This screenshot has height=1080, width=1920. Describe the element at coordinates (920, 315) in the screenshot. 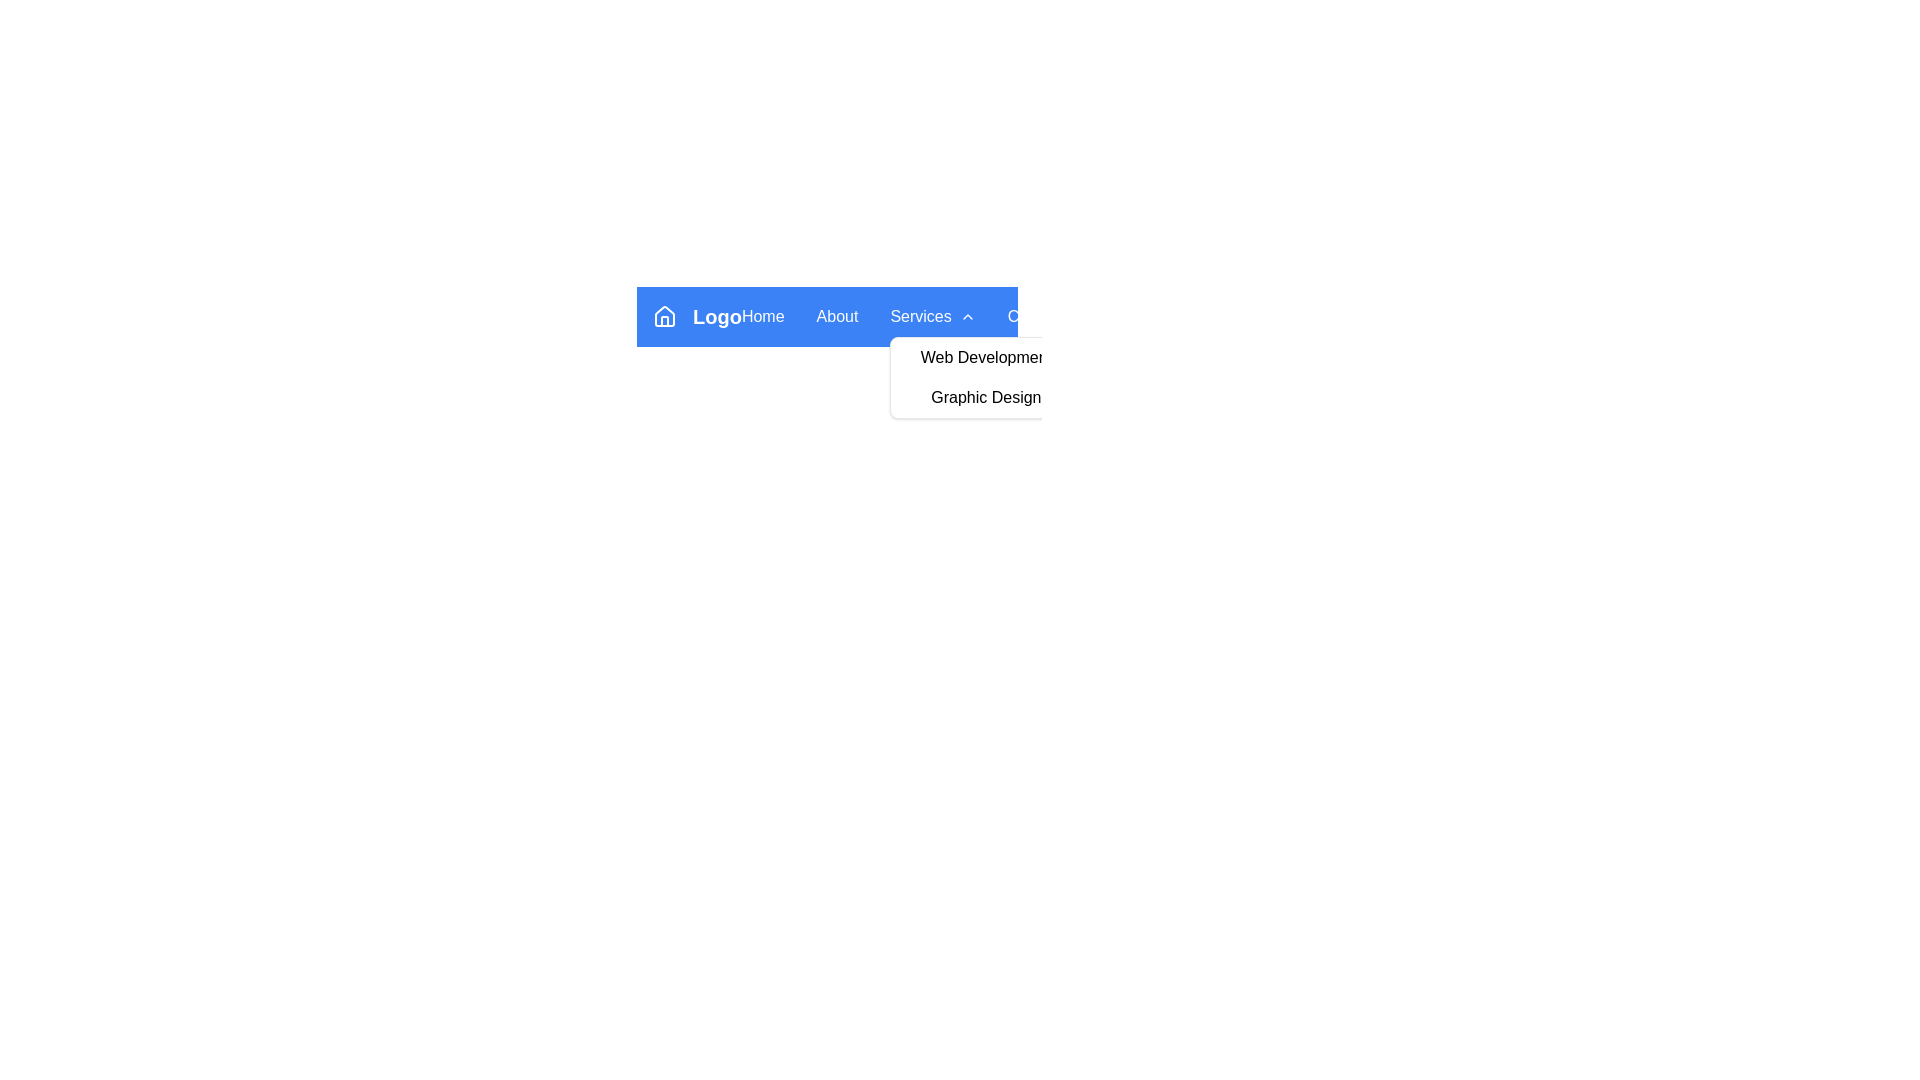

I see `the 'Services' text label, which is white on a blue background in the navigation bar` at that location.